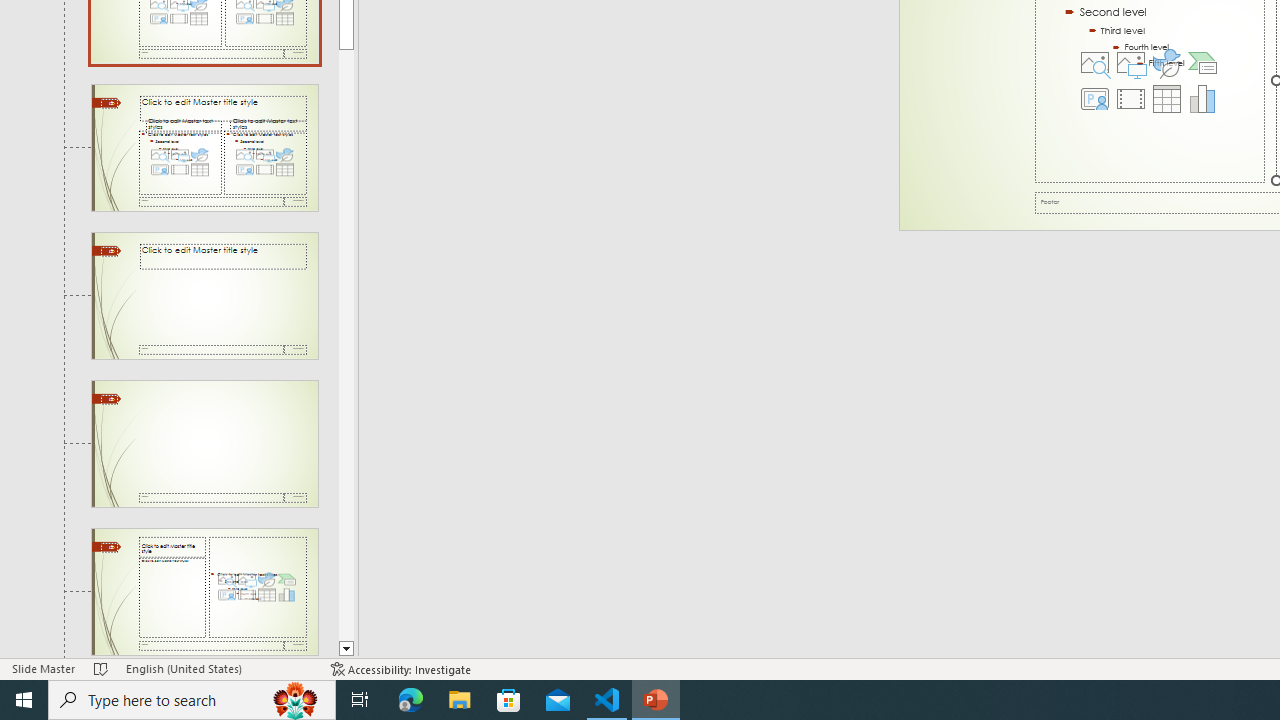 The width and height of the screenshot is (1280, 720). Describe the element at coordinates (1201, 61) in the screenshot. I see `'Insert a SmartArt Graphic'` at that location.